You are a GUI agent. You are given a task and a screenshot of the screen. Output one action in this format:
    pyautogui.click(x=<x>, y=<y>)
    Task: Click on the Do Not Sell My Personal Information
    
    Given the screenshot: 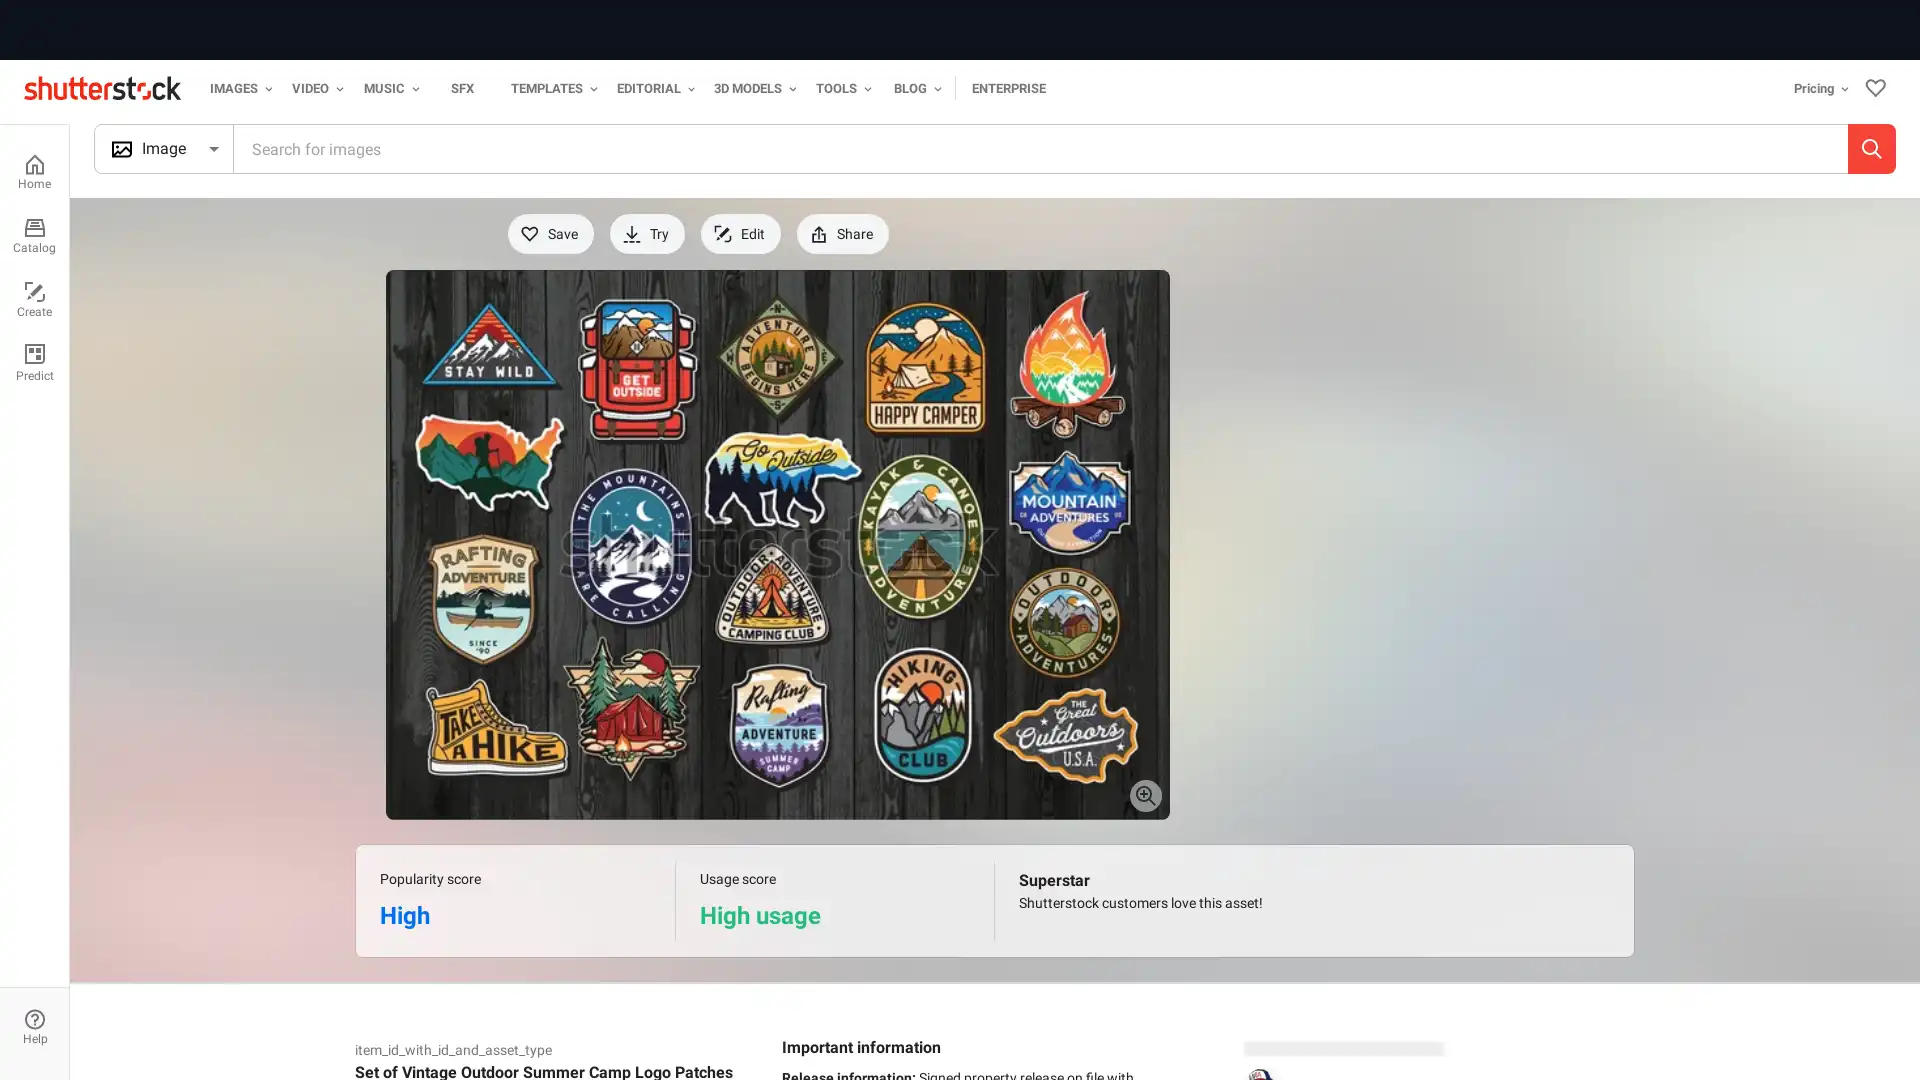 What is the action you would take?
    pyautogui.click(x=1195, y=1004)
    